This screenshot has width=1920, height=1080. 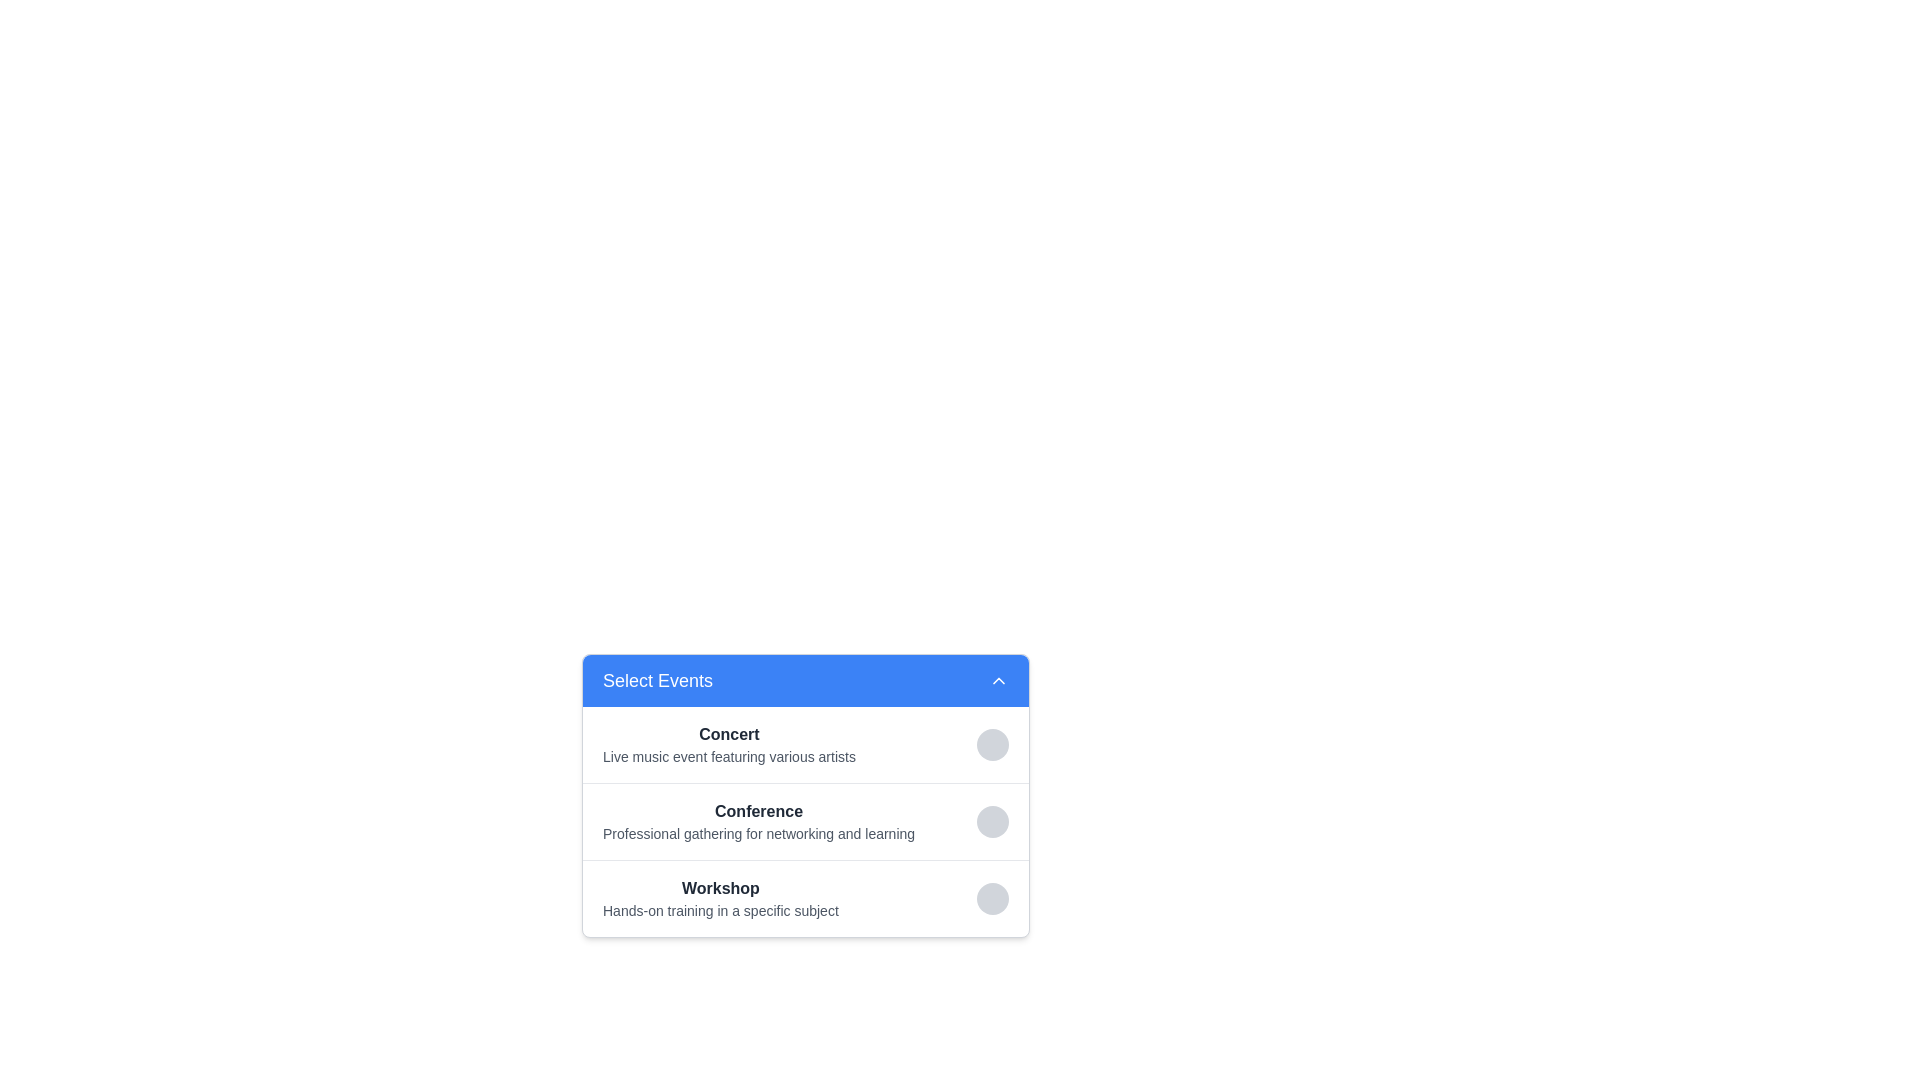 What do you see at coordinates (720, 887) in the screenshot?
I see `the Text Label that serves as a heading for the third event type option in the list under 'Select Events'` at bounding box center [720, 887].